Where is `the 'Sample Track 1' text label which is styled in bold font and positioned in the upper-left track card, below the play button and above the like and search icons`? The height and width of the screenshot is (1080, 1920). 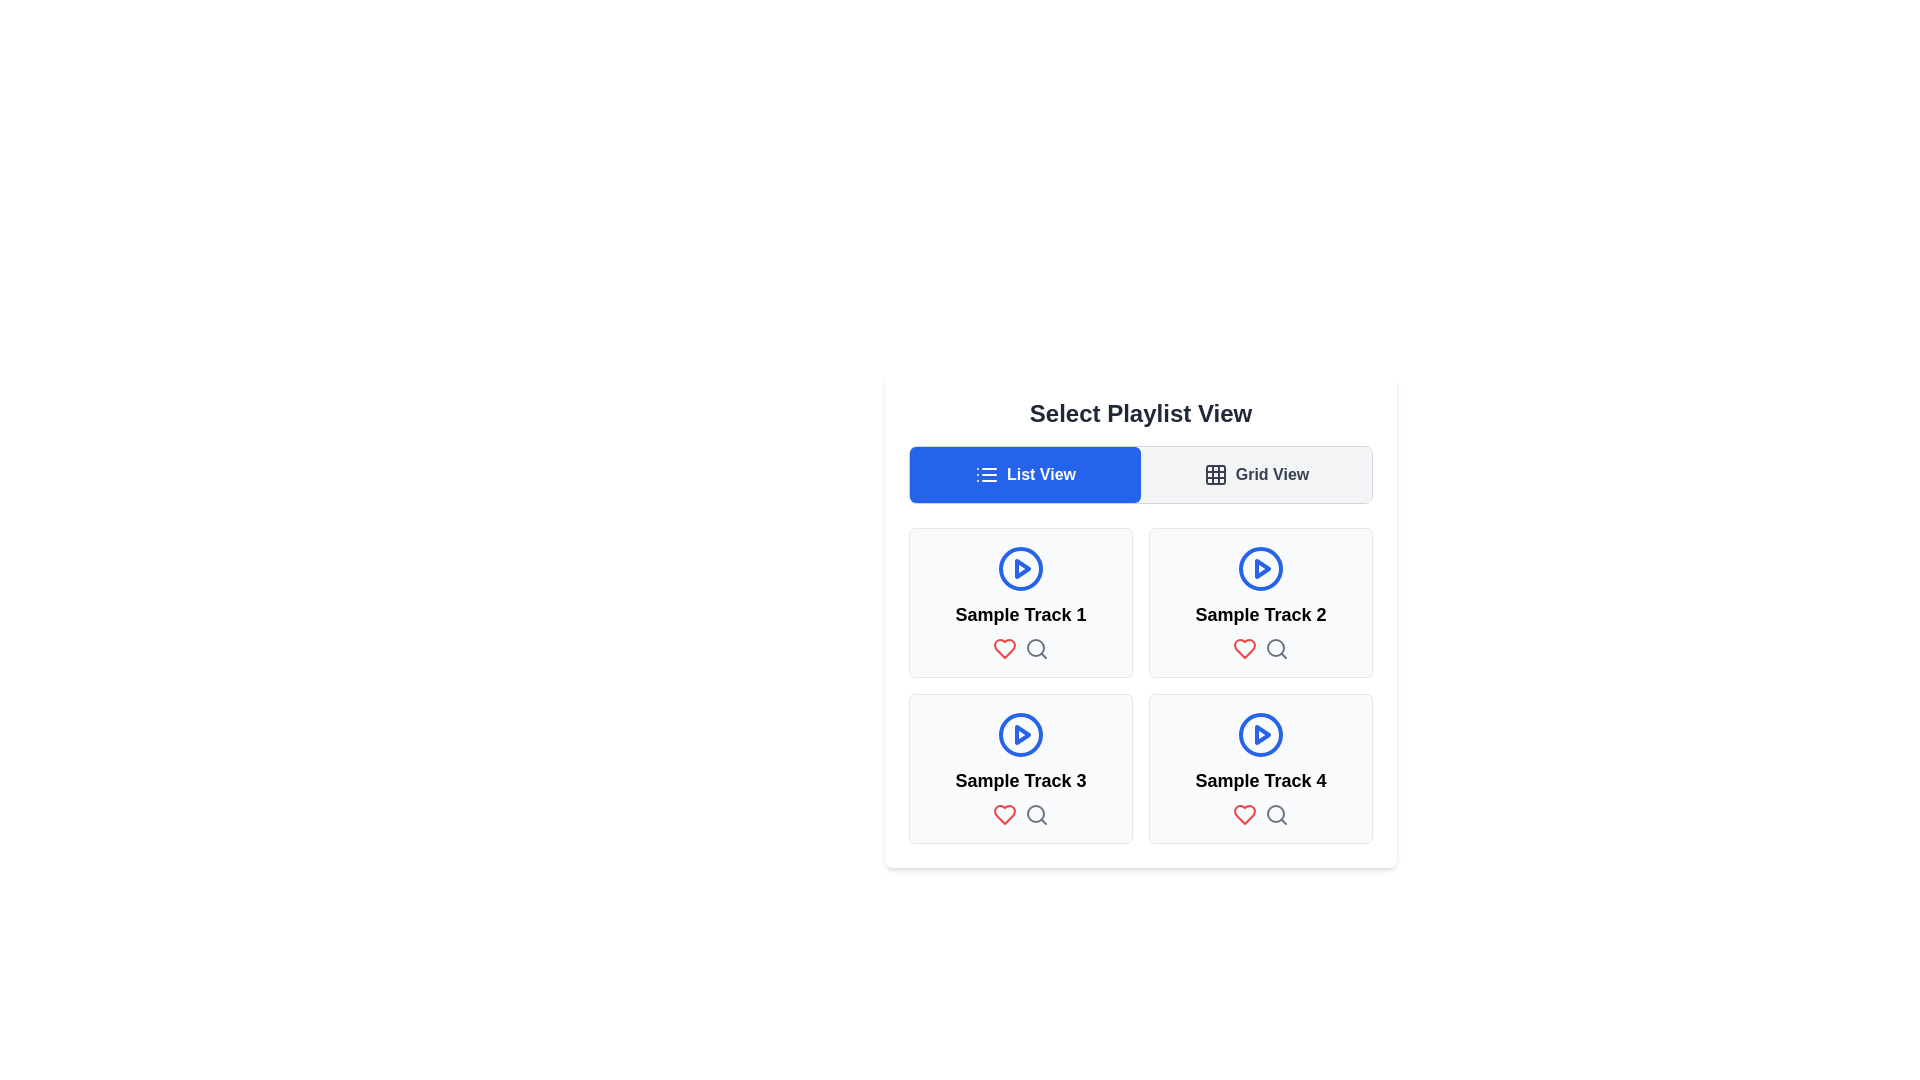
the 'Sample Track 1' text label which is styled in bold font and positioned in the upper-left track card, below the play button and above the like and search icons is located at coordinates (1021, 613).